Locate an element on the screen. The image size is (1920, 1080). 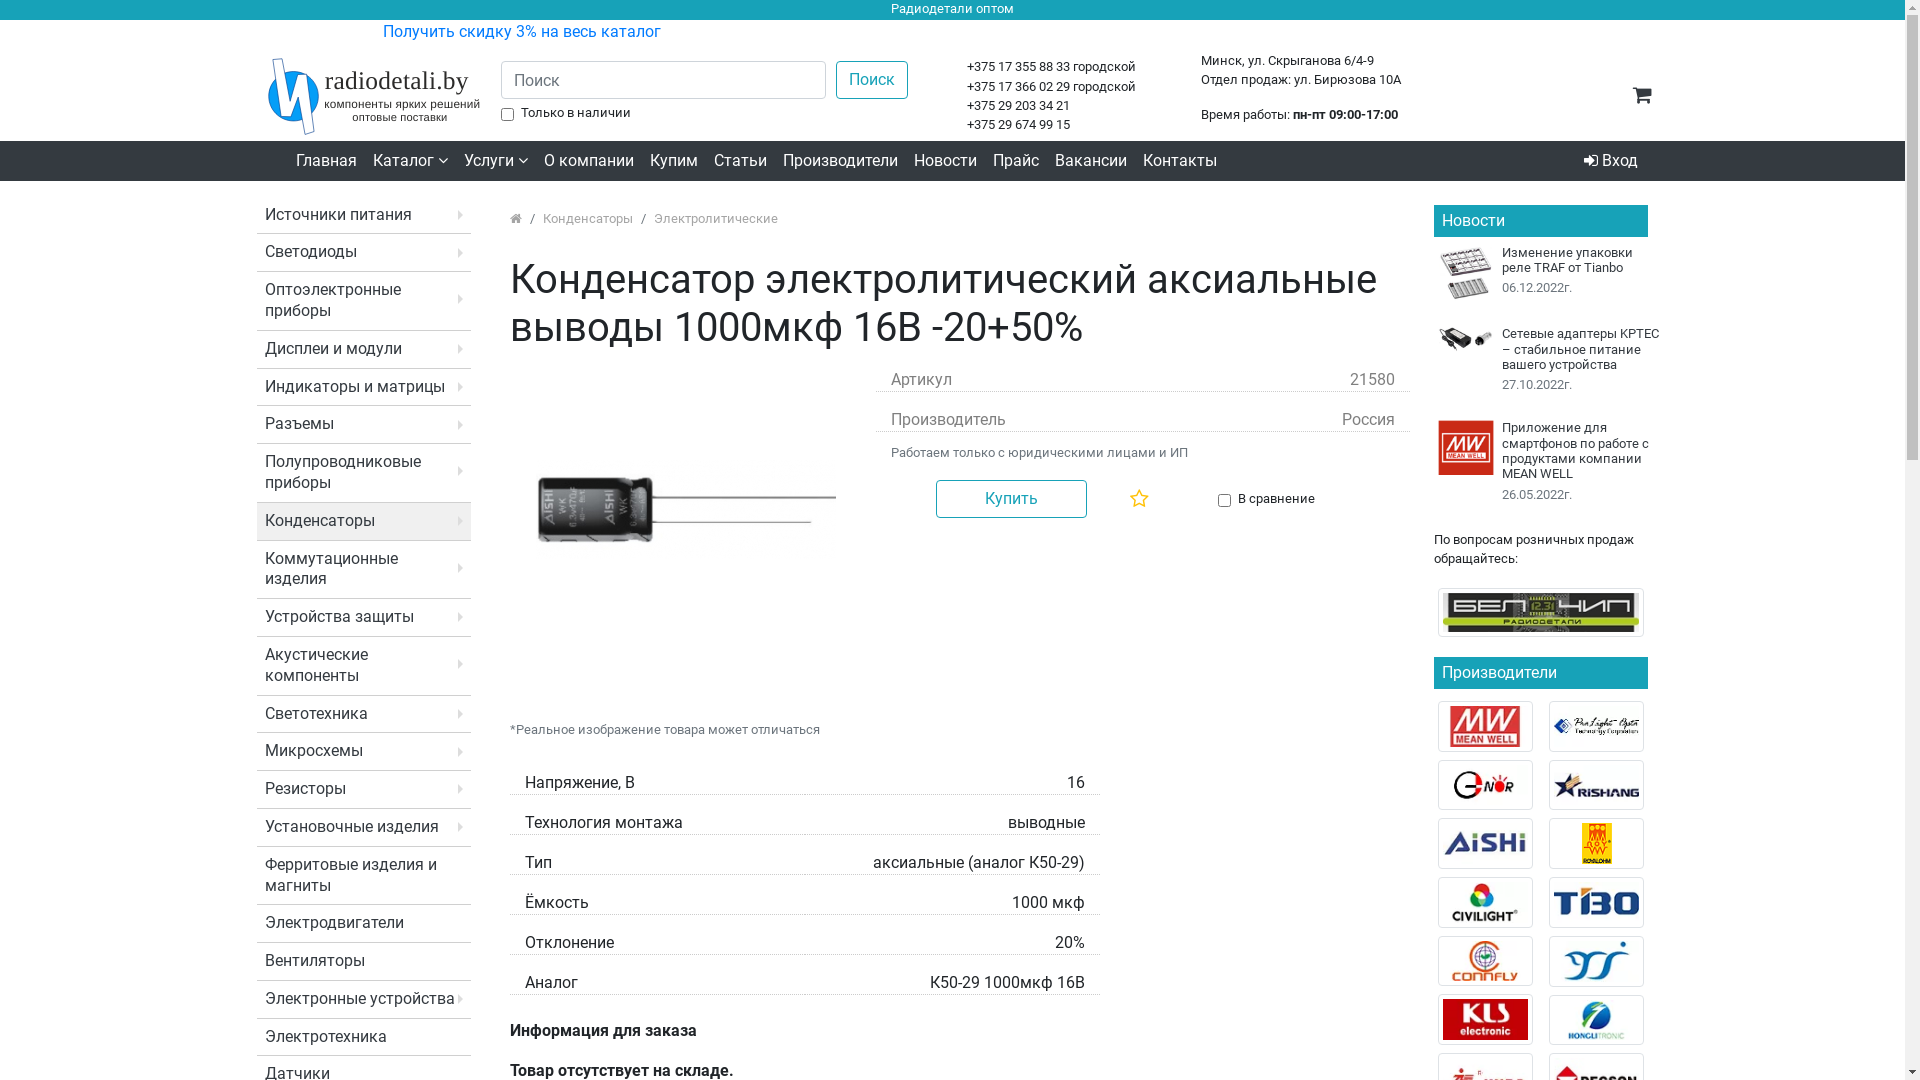
'+375 17 366 02 29' is located at coordinates (1018, 85).